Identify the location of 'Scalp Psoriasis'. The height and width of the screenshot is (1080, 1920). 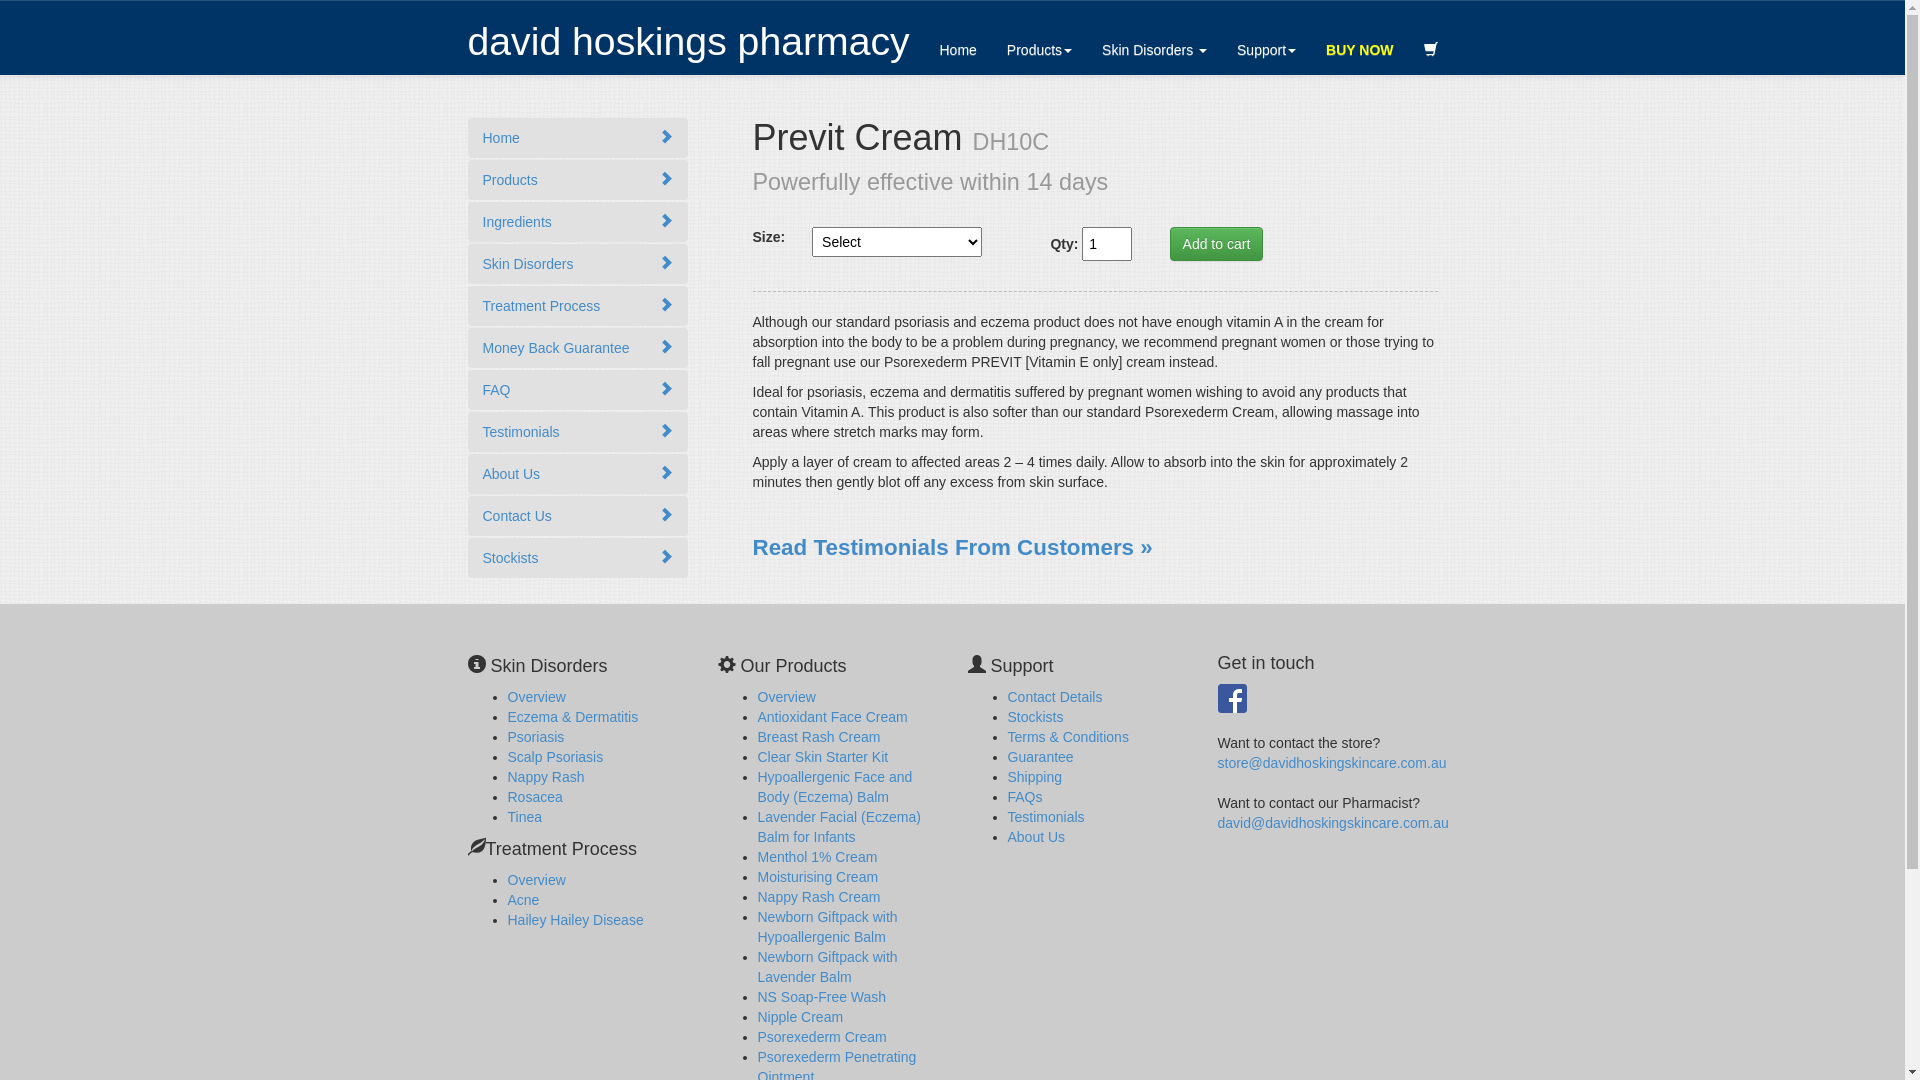
(556, 756).